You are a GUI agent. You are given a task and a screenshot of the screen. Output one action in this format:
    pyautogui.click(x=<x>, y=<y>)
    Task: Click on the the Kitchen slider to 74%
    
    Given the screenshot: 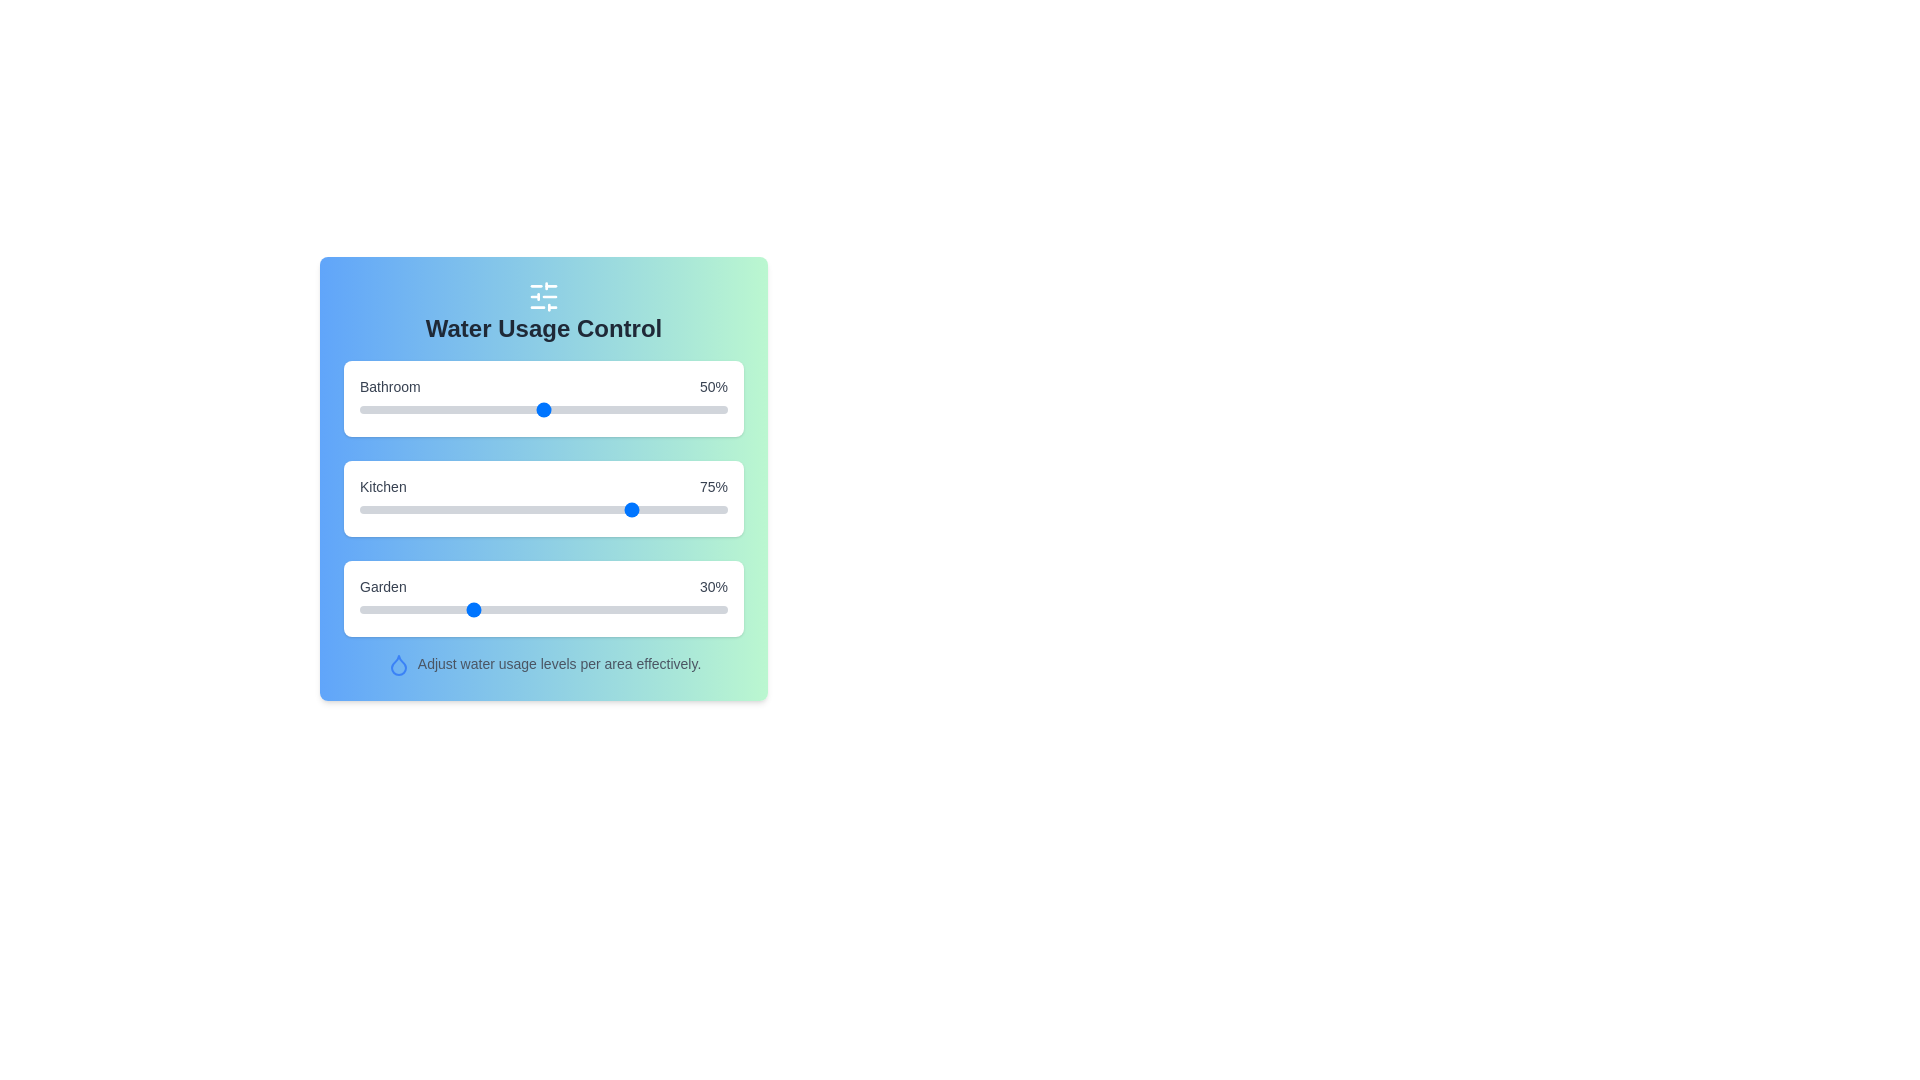 What is the action you would take?
    pyautogui.click(x=631, y=508)
    